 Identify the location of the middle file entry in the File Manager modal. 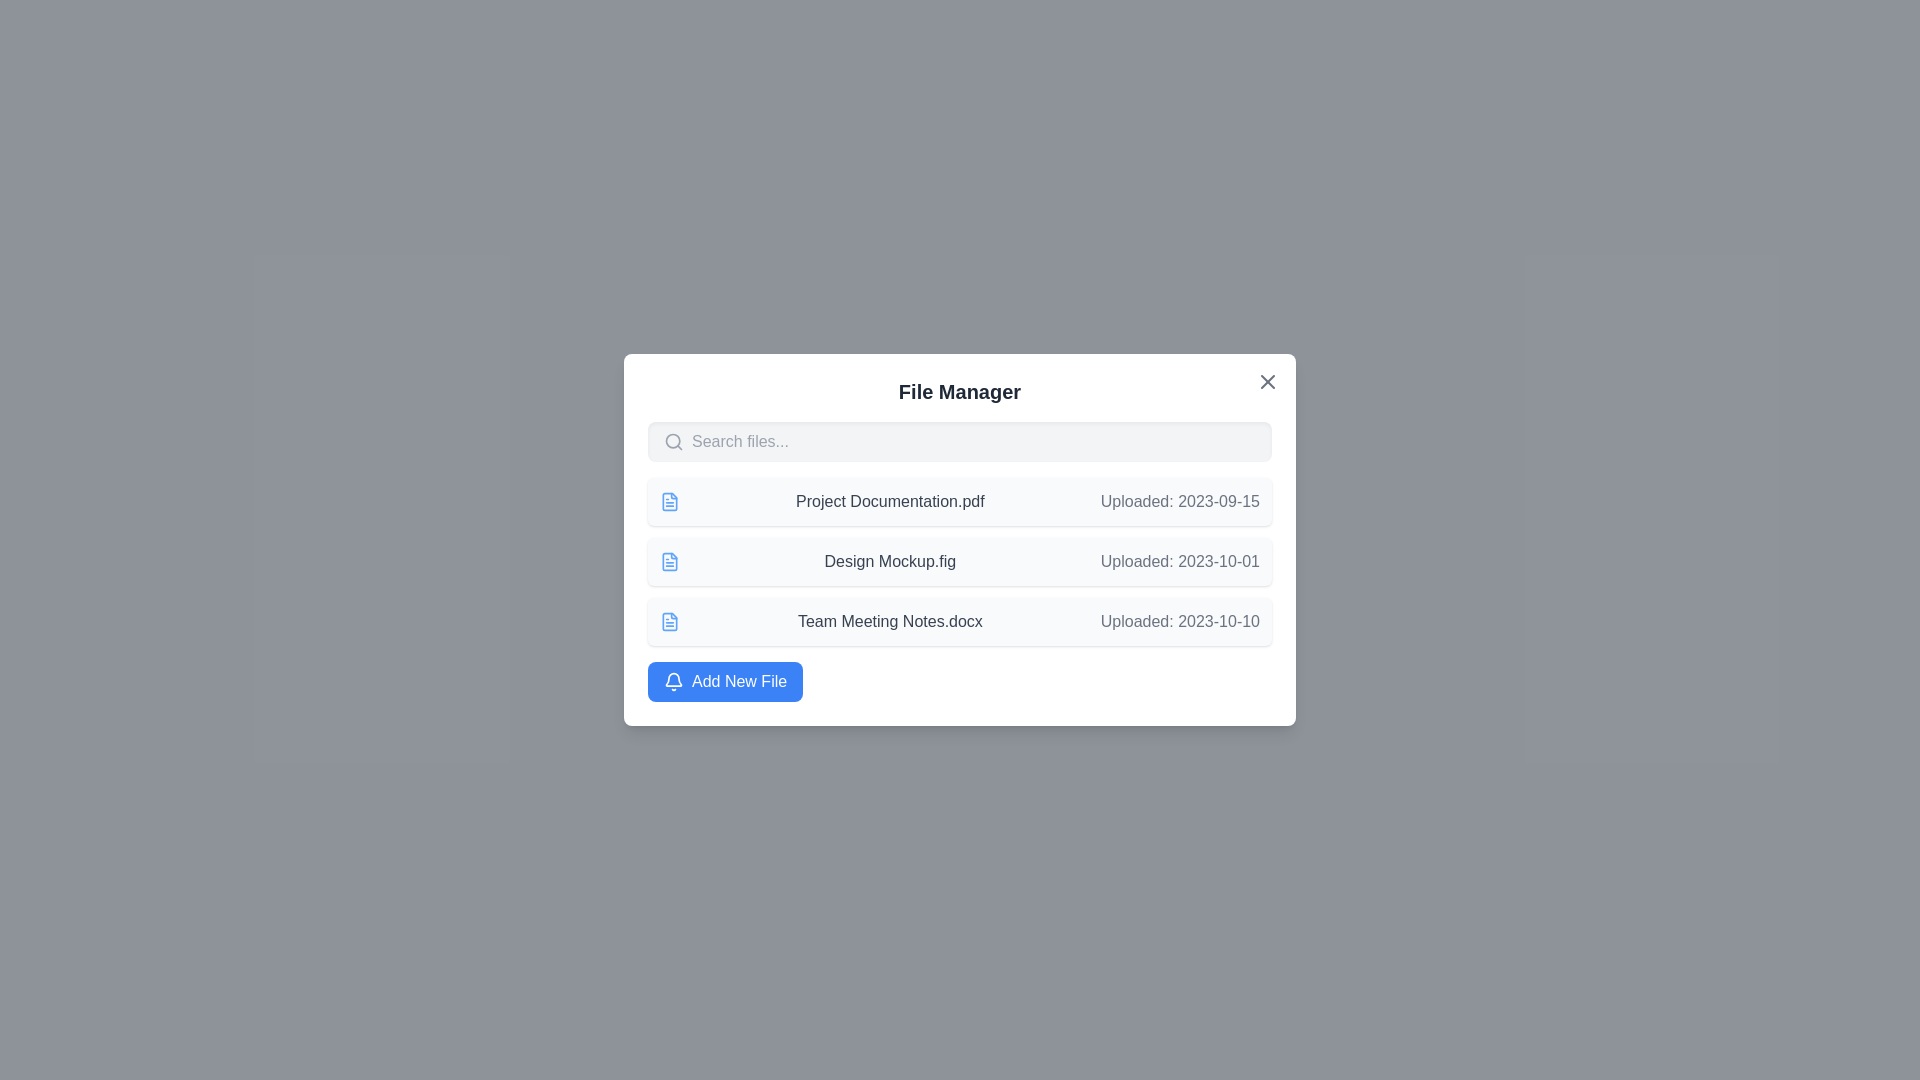
(960, 540).